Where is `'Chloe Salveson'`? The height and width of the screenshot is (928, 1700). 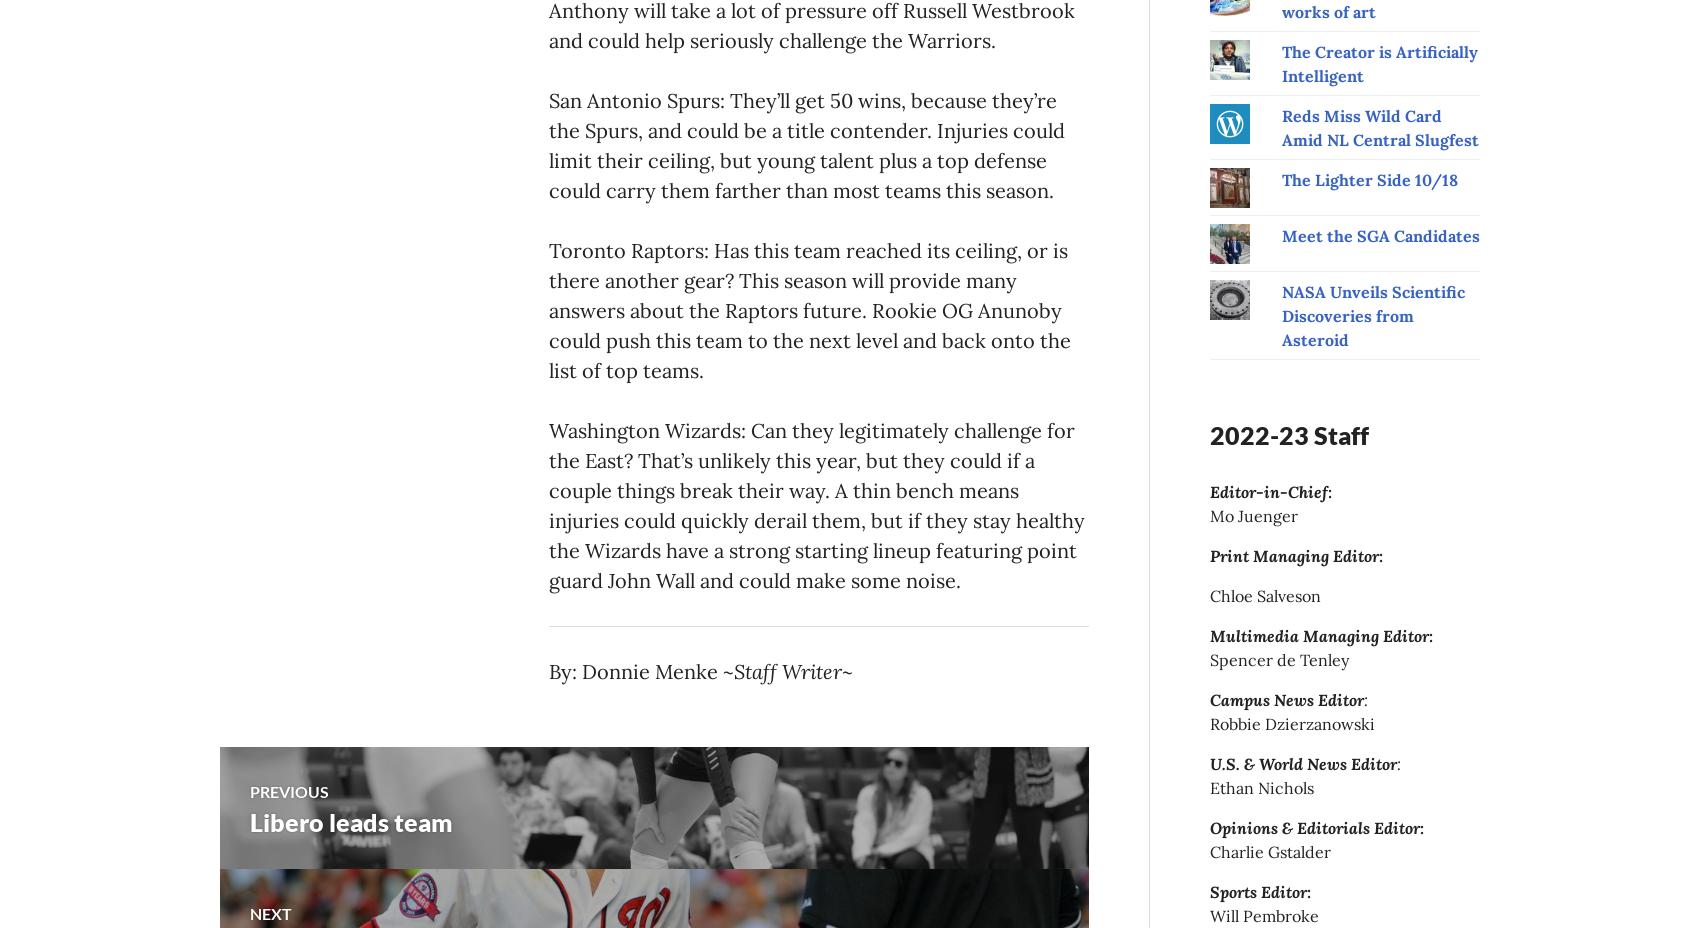 'Chloe Salveson' is located at coordinates (1264, 595).